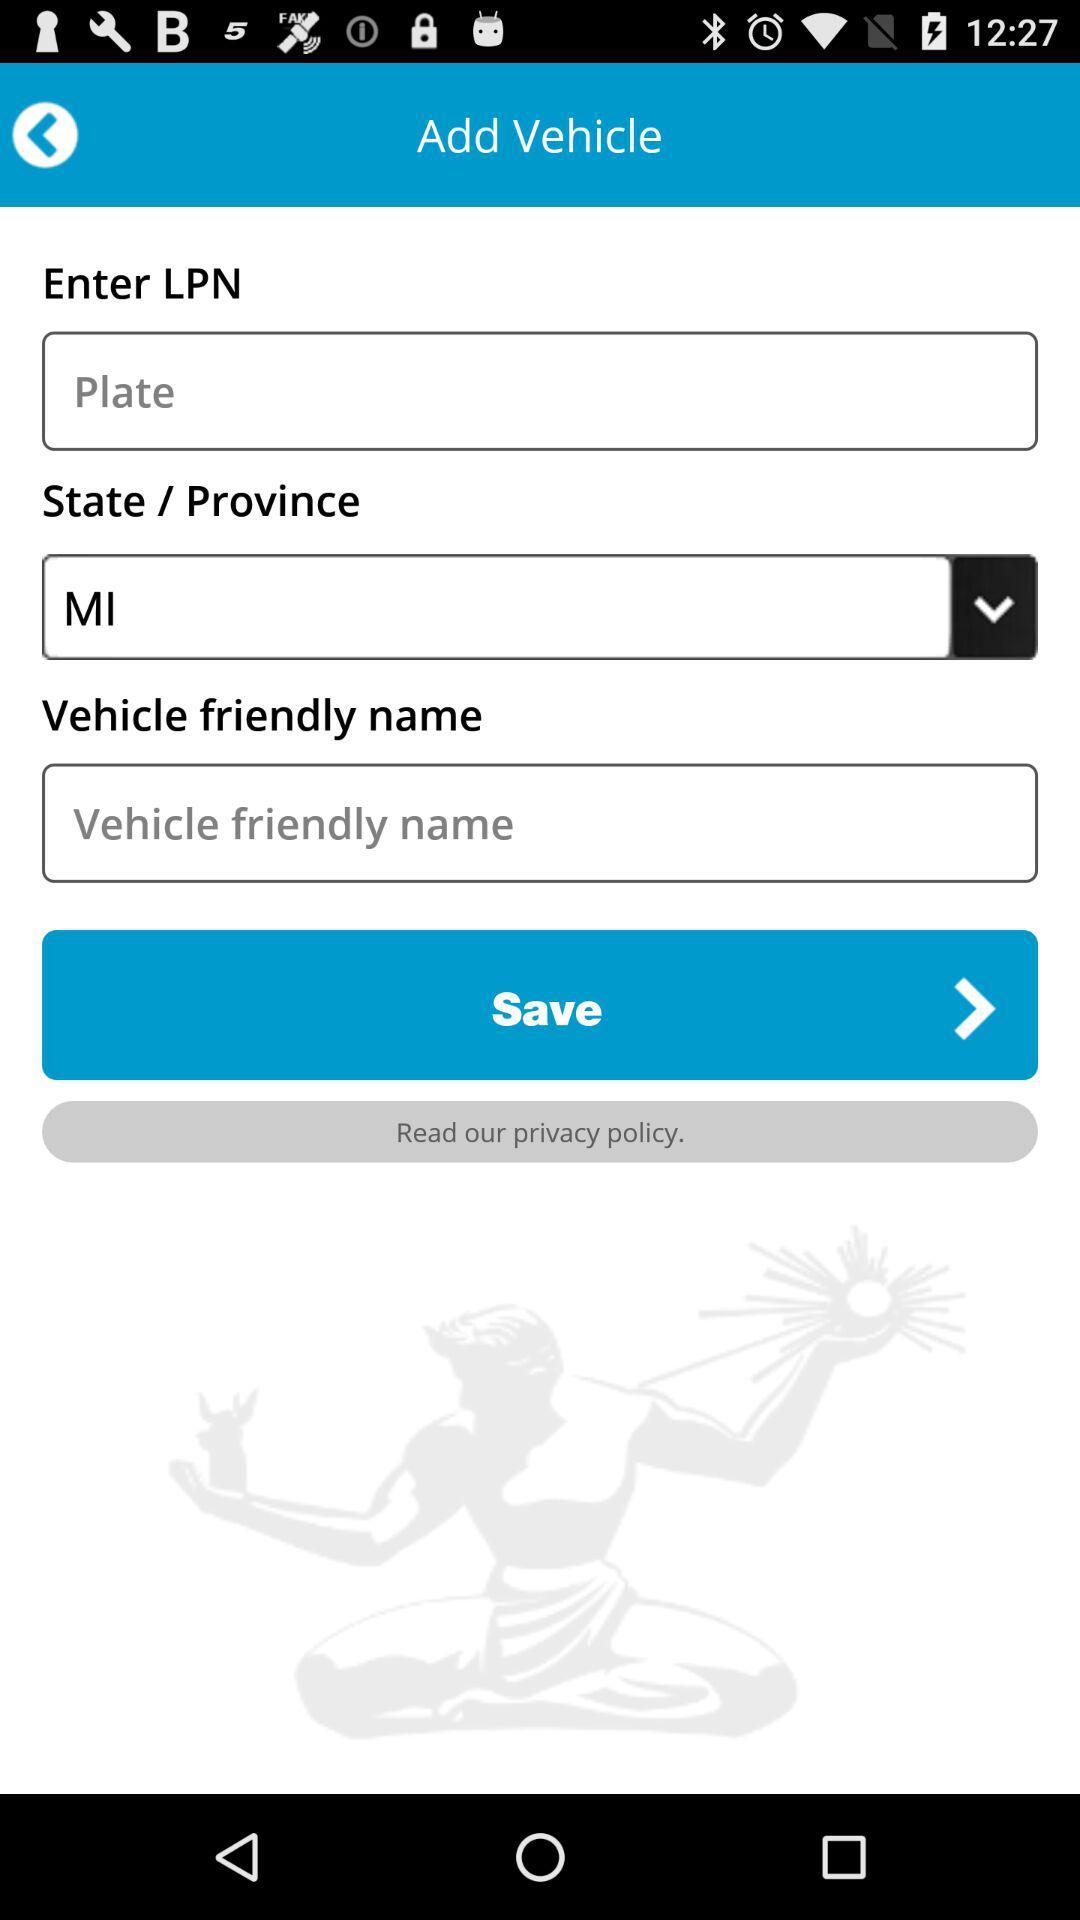 The width and height of the screenshot is (1080, 1920). I want to click on the plate box, so click(540, 391).